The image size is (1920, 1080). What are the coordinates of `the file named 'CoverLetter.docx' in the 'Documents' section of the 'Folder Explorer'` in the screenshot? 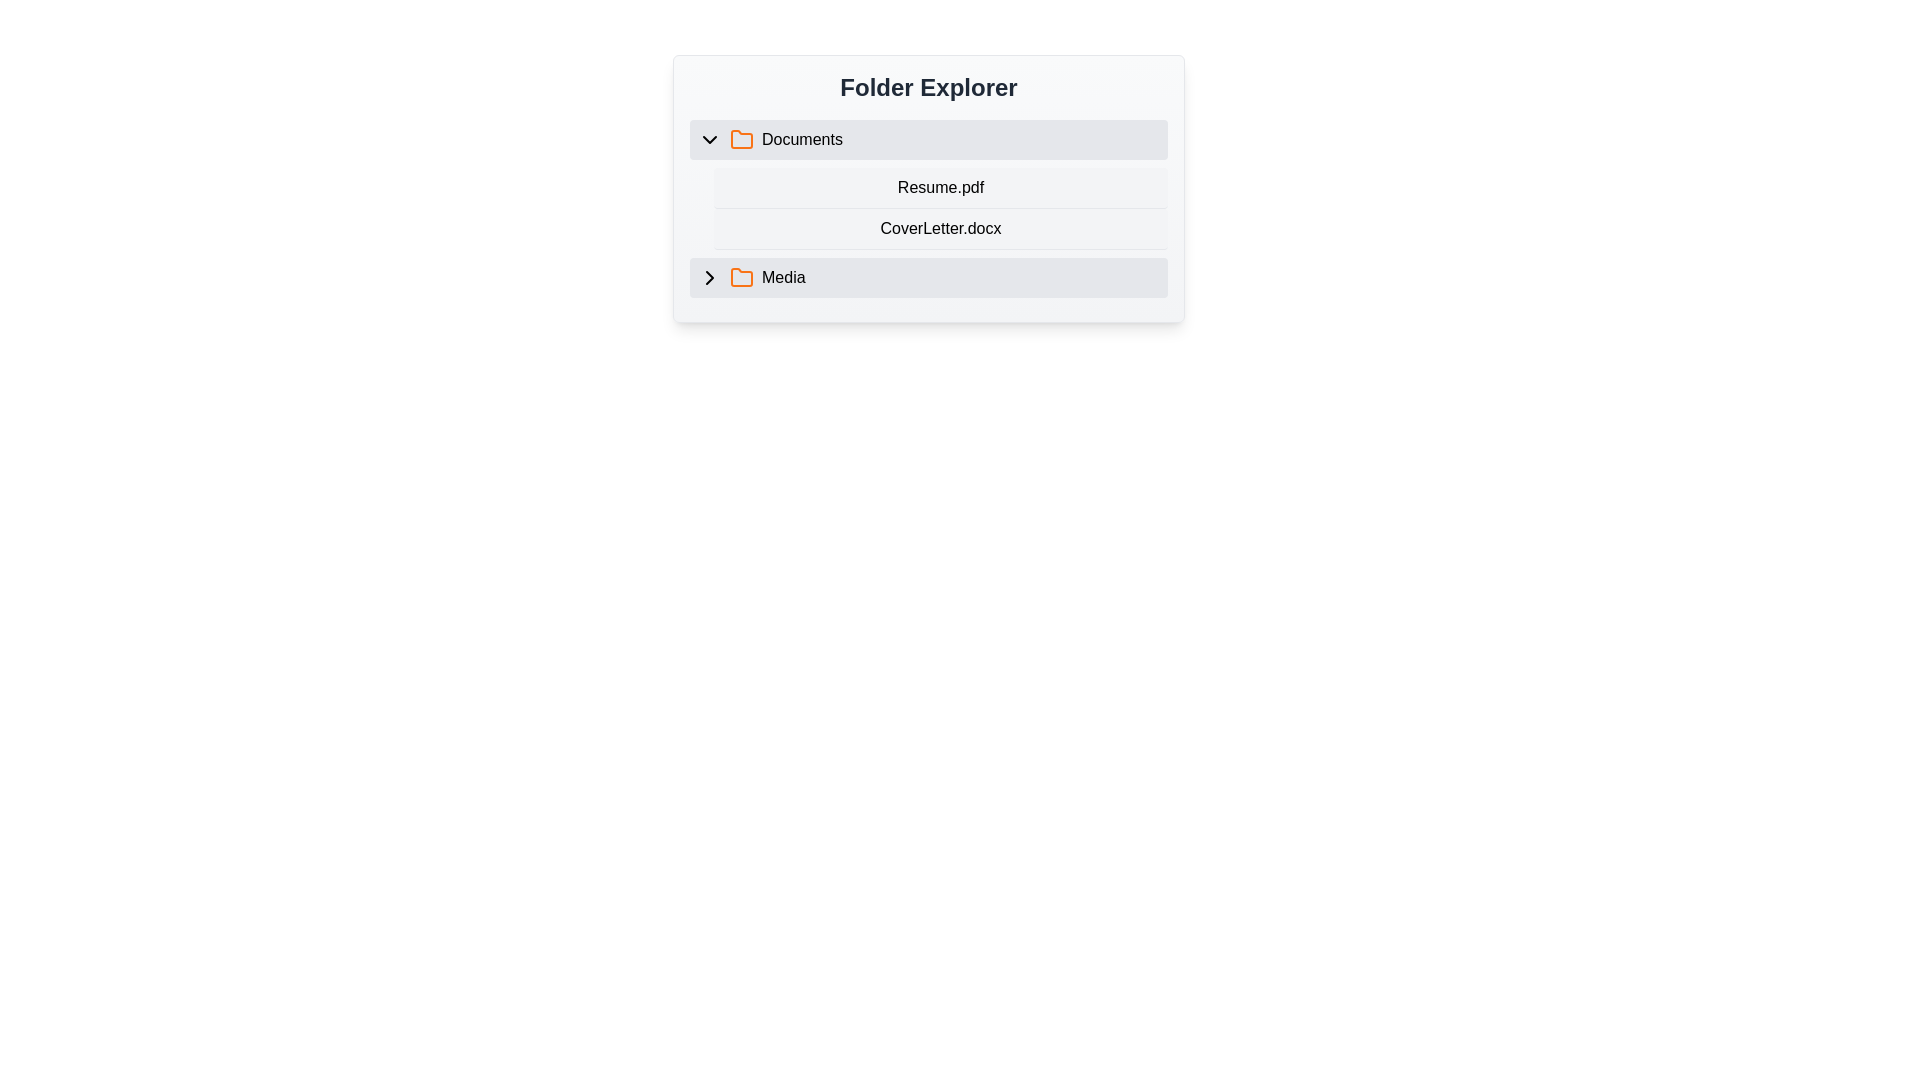 It's located at (939, 228).